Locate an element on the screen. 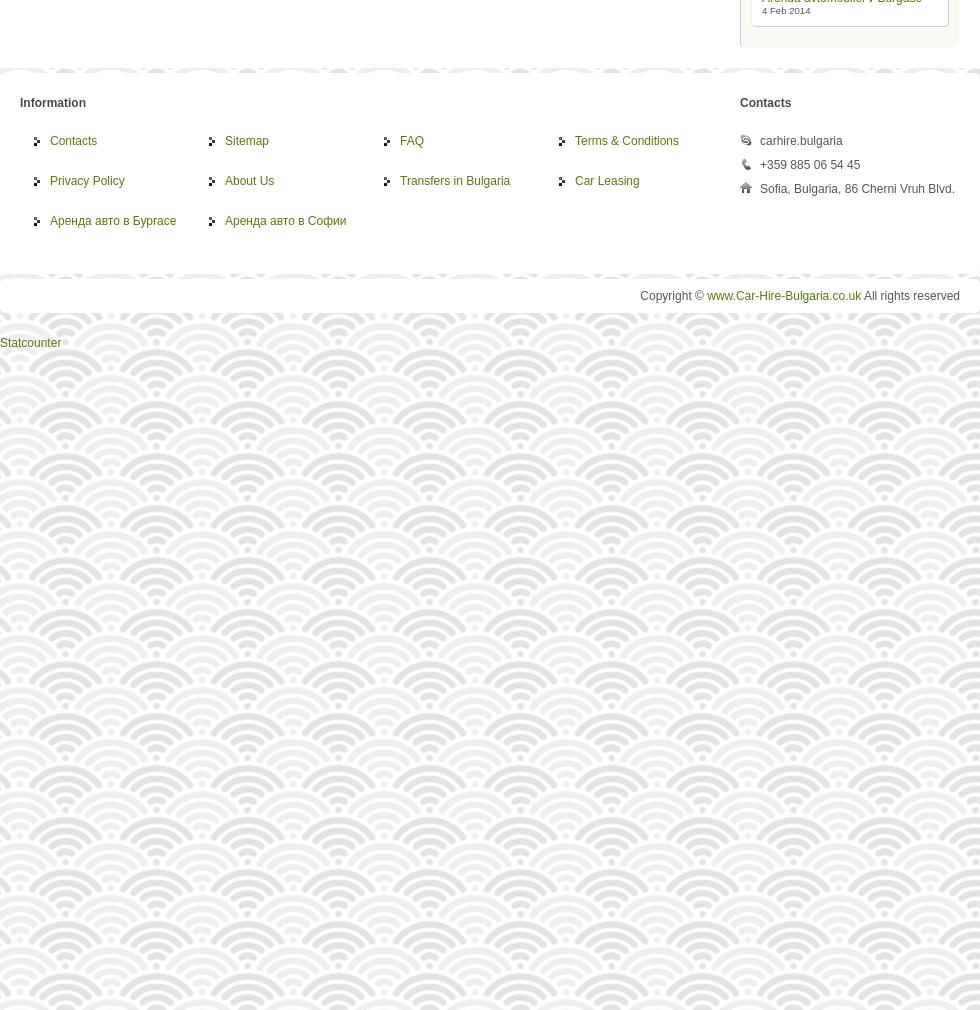  'www.Car-Hire-Bulgaria.co.uk' is located at coordinates (706, 296).